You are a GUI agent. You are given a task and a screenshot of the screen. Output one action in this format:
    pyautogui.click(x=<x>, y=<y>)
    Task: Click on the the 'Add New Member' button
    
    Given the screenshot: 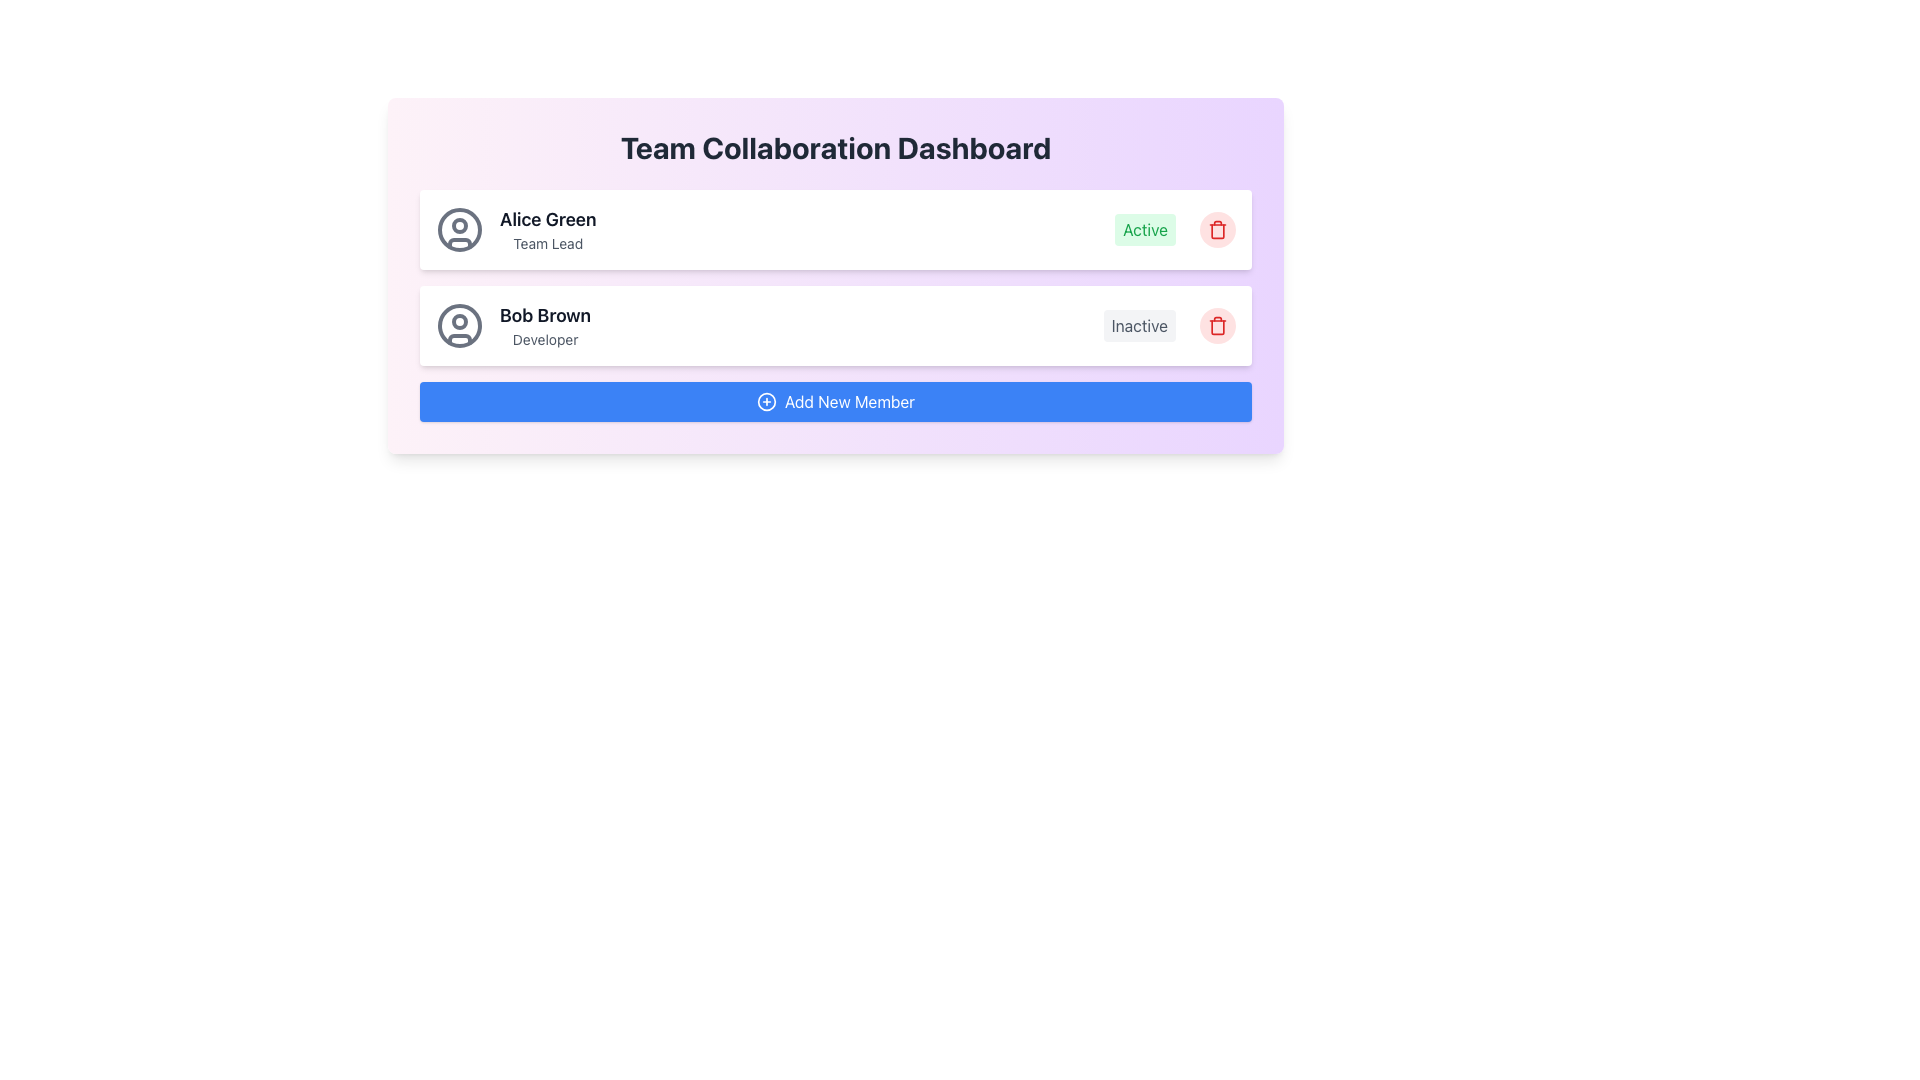 What is the action you would take?
    pyautogui.click(x=835, y=401)
    